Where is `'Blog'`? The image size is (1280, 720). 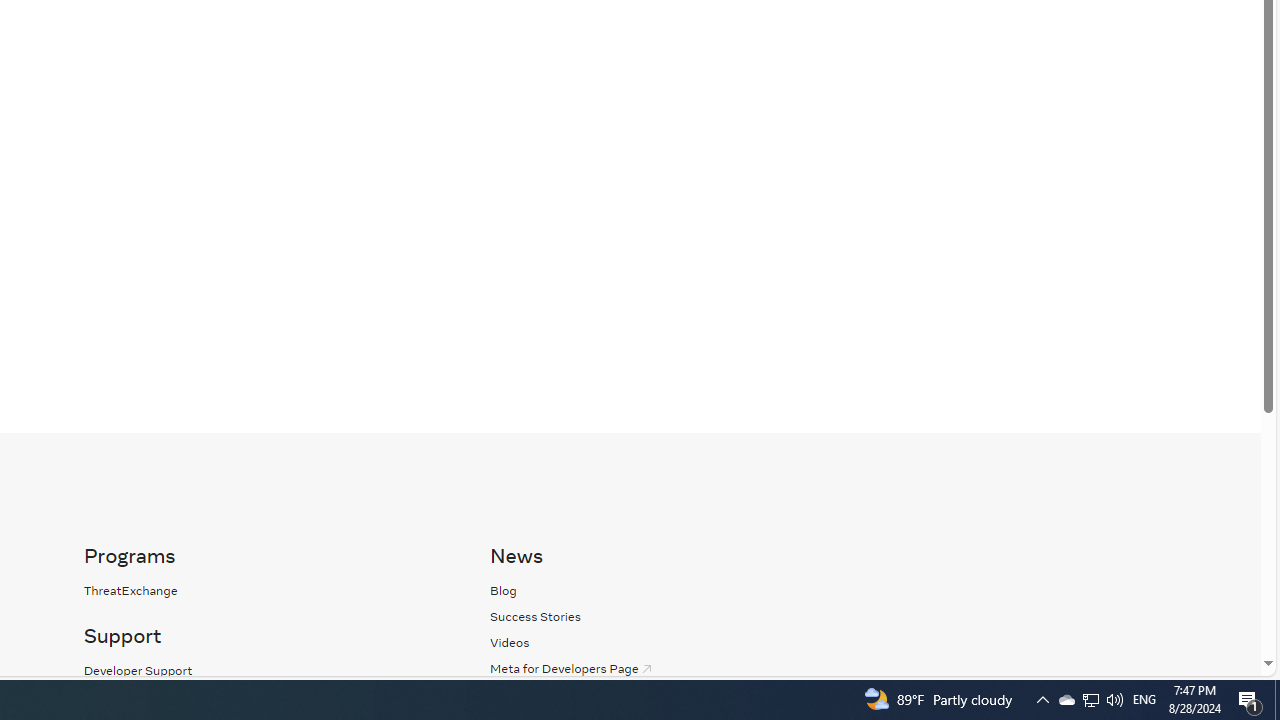 'Blog' is located at coordinates (672, 589).